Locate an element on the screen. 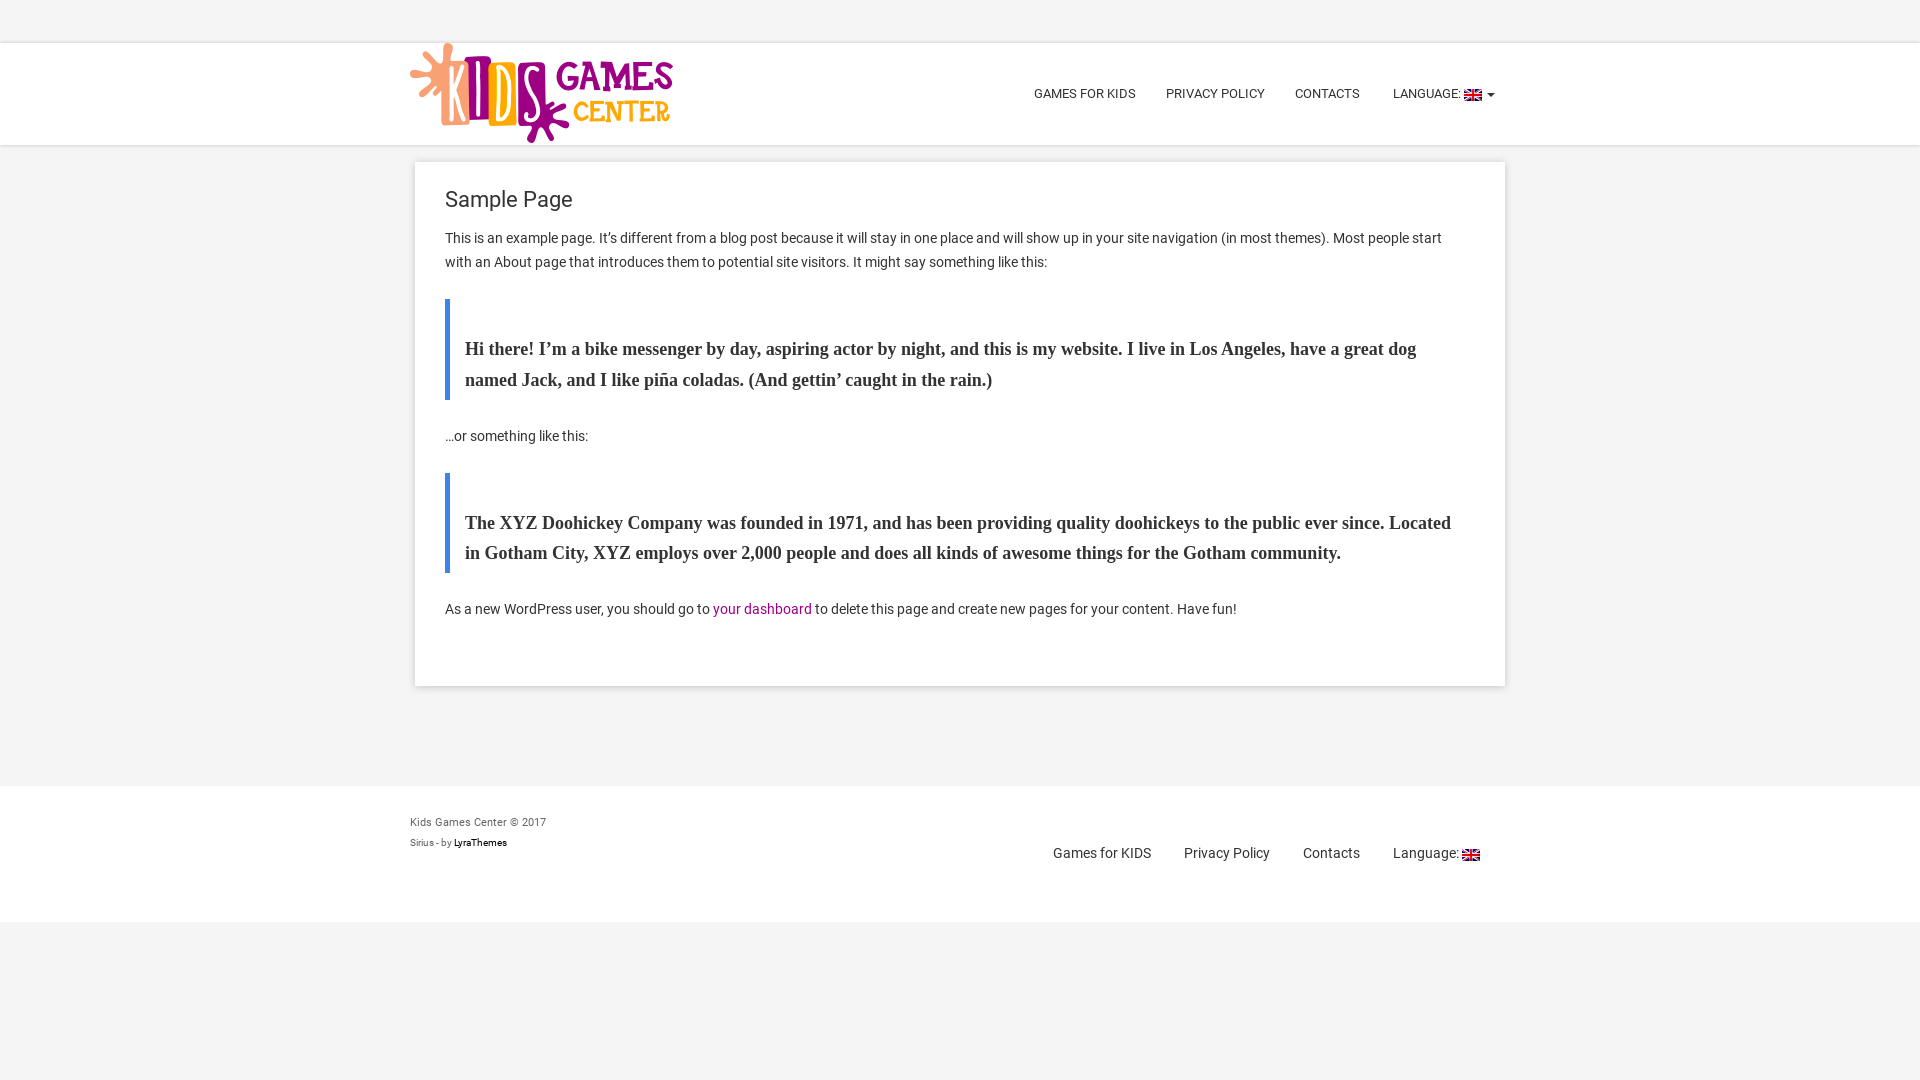 Image resolution: width=1920 pixels, height=1080 pixels. 'LyraThemes' is located at coordinates (480, 842).